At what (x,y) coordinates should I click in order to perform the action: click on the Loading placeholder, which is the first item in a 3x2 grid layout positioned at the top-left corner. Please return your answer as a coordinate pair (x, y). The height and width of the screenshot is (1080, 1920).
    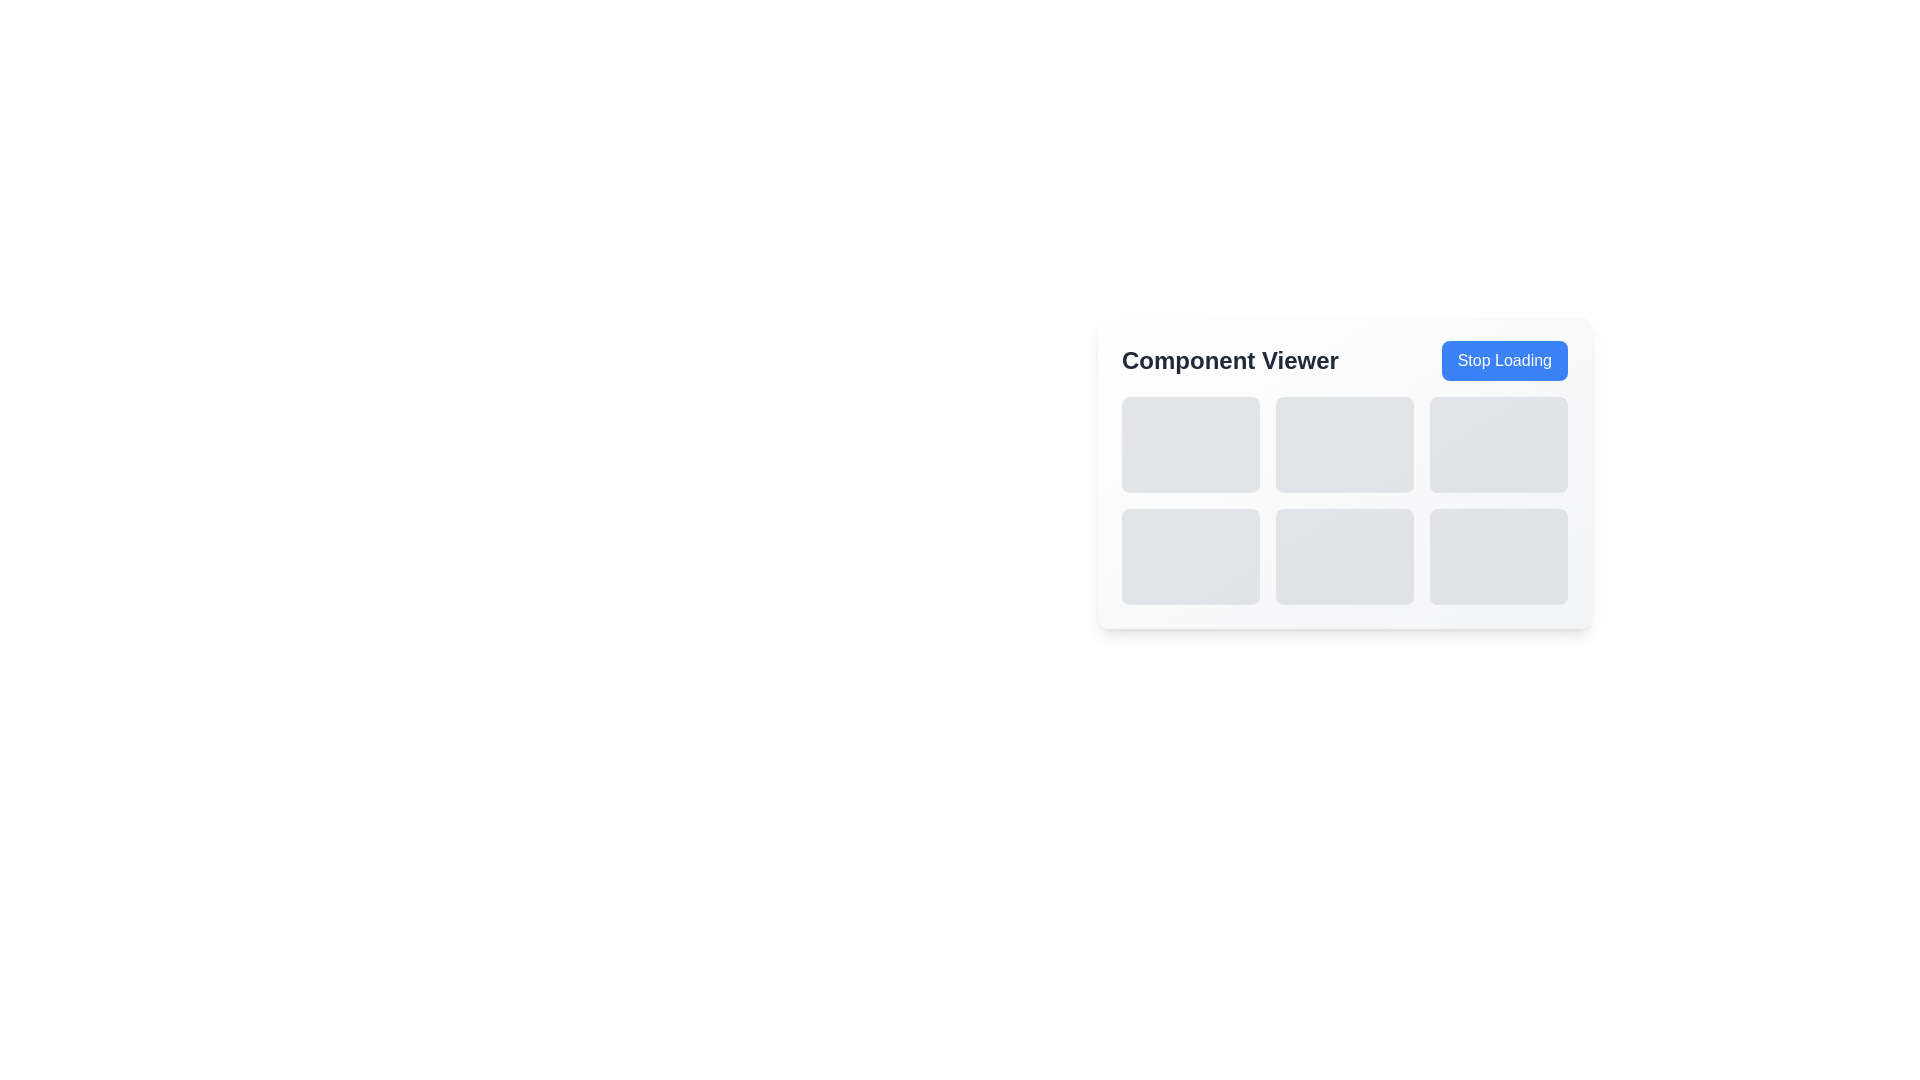
    Looking at the image, I should click on (1190, 443).